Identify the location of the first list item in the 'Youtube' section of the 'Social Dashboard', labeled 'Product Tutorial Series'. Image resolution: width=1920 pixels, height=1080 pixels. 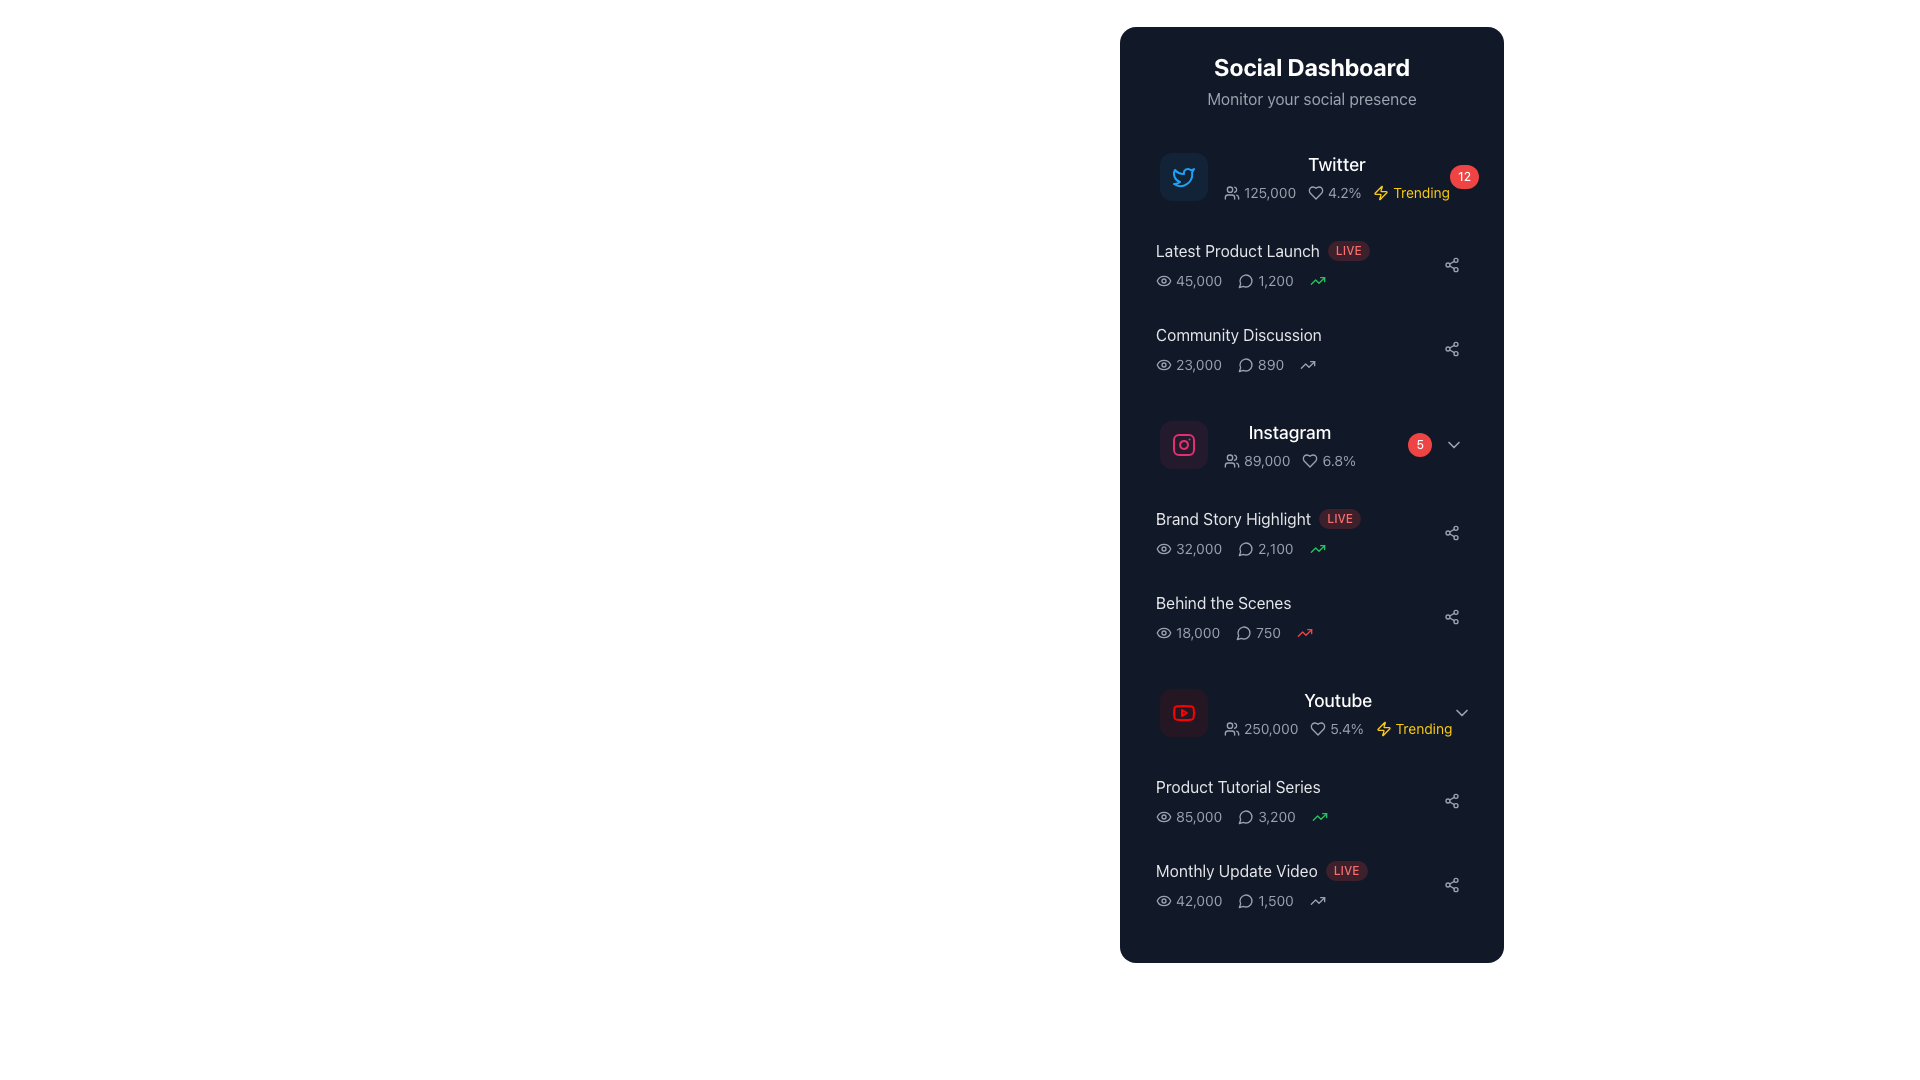
(1311, 796).